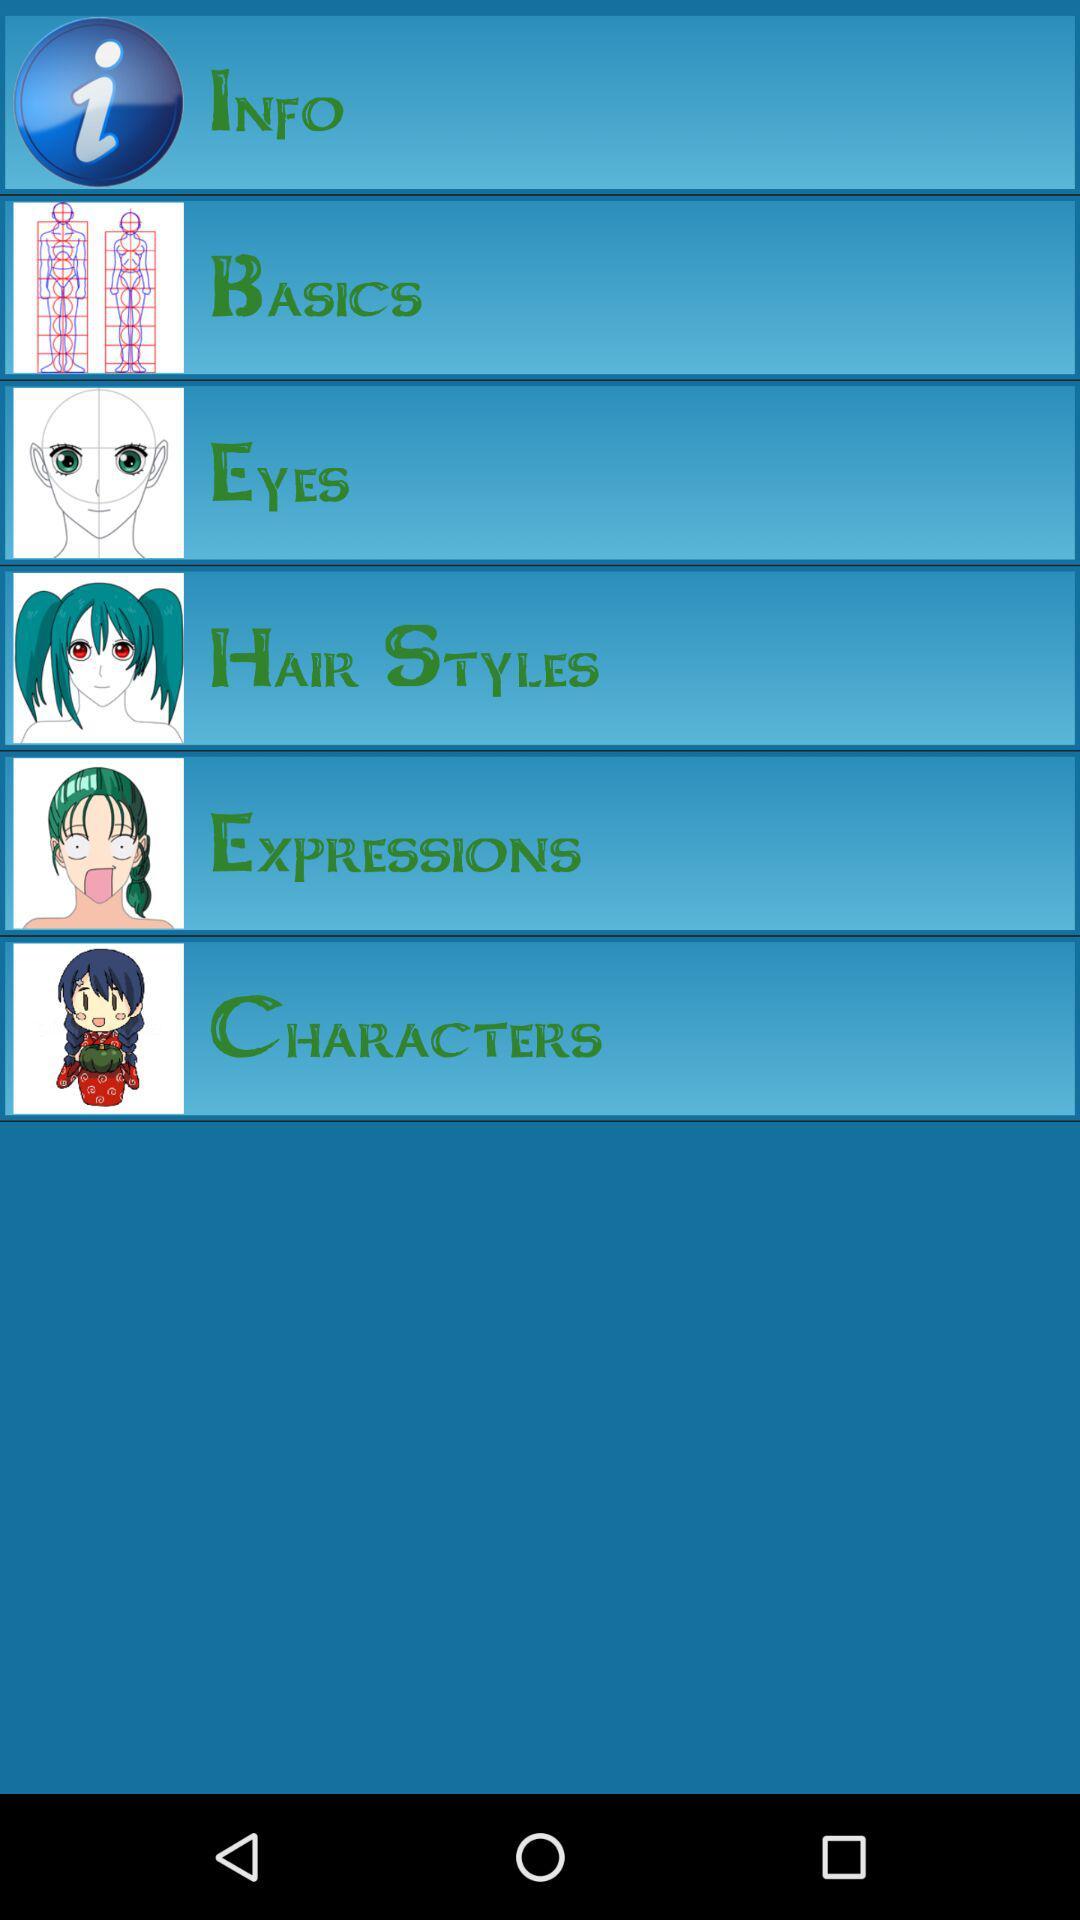  Describe the element at coordinates (303, 286) in the screenshot. I see `basics` at that location.